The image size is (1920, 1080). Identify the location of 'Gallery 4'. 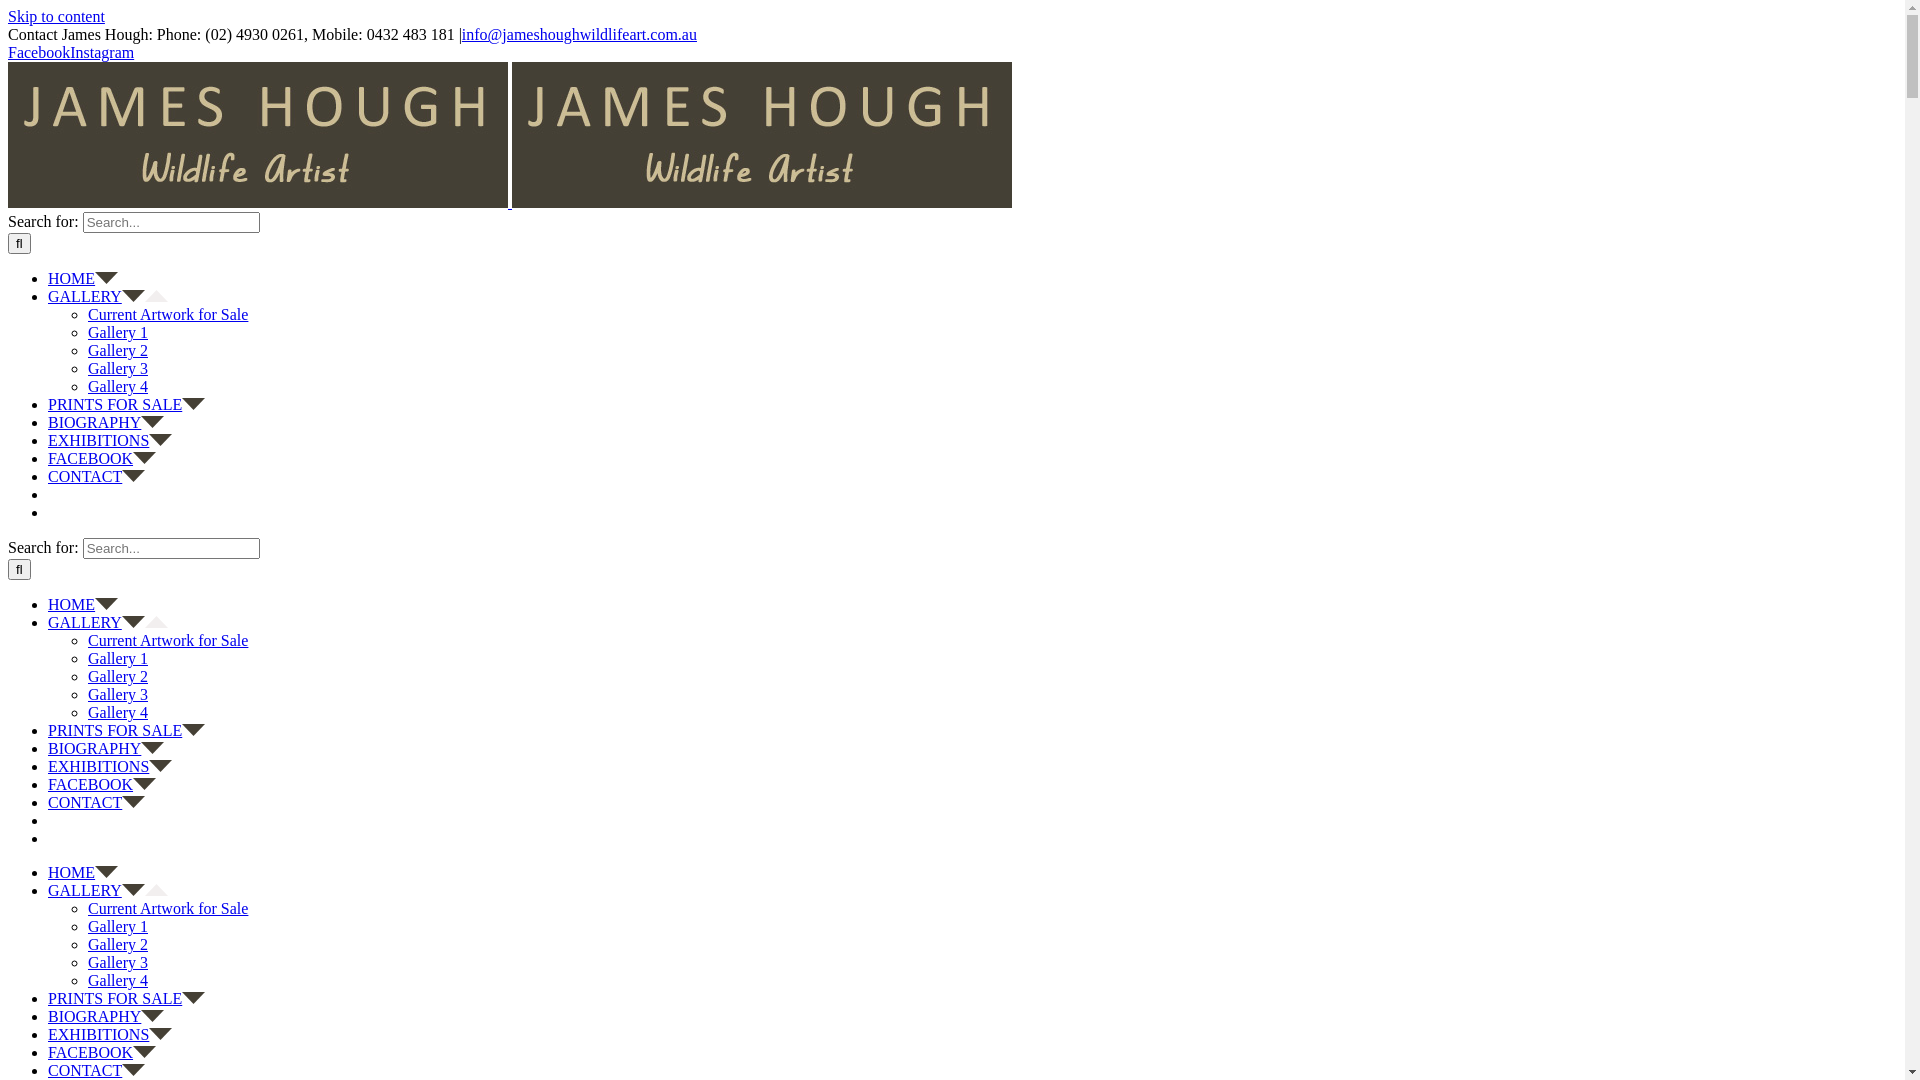
(117, 386).